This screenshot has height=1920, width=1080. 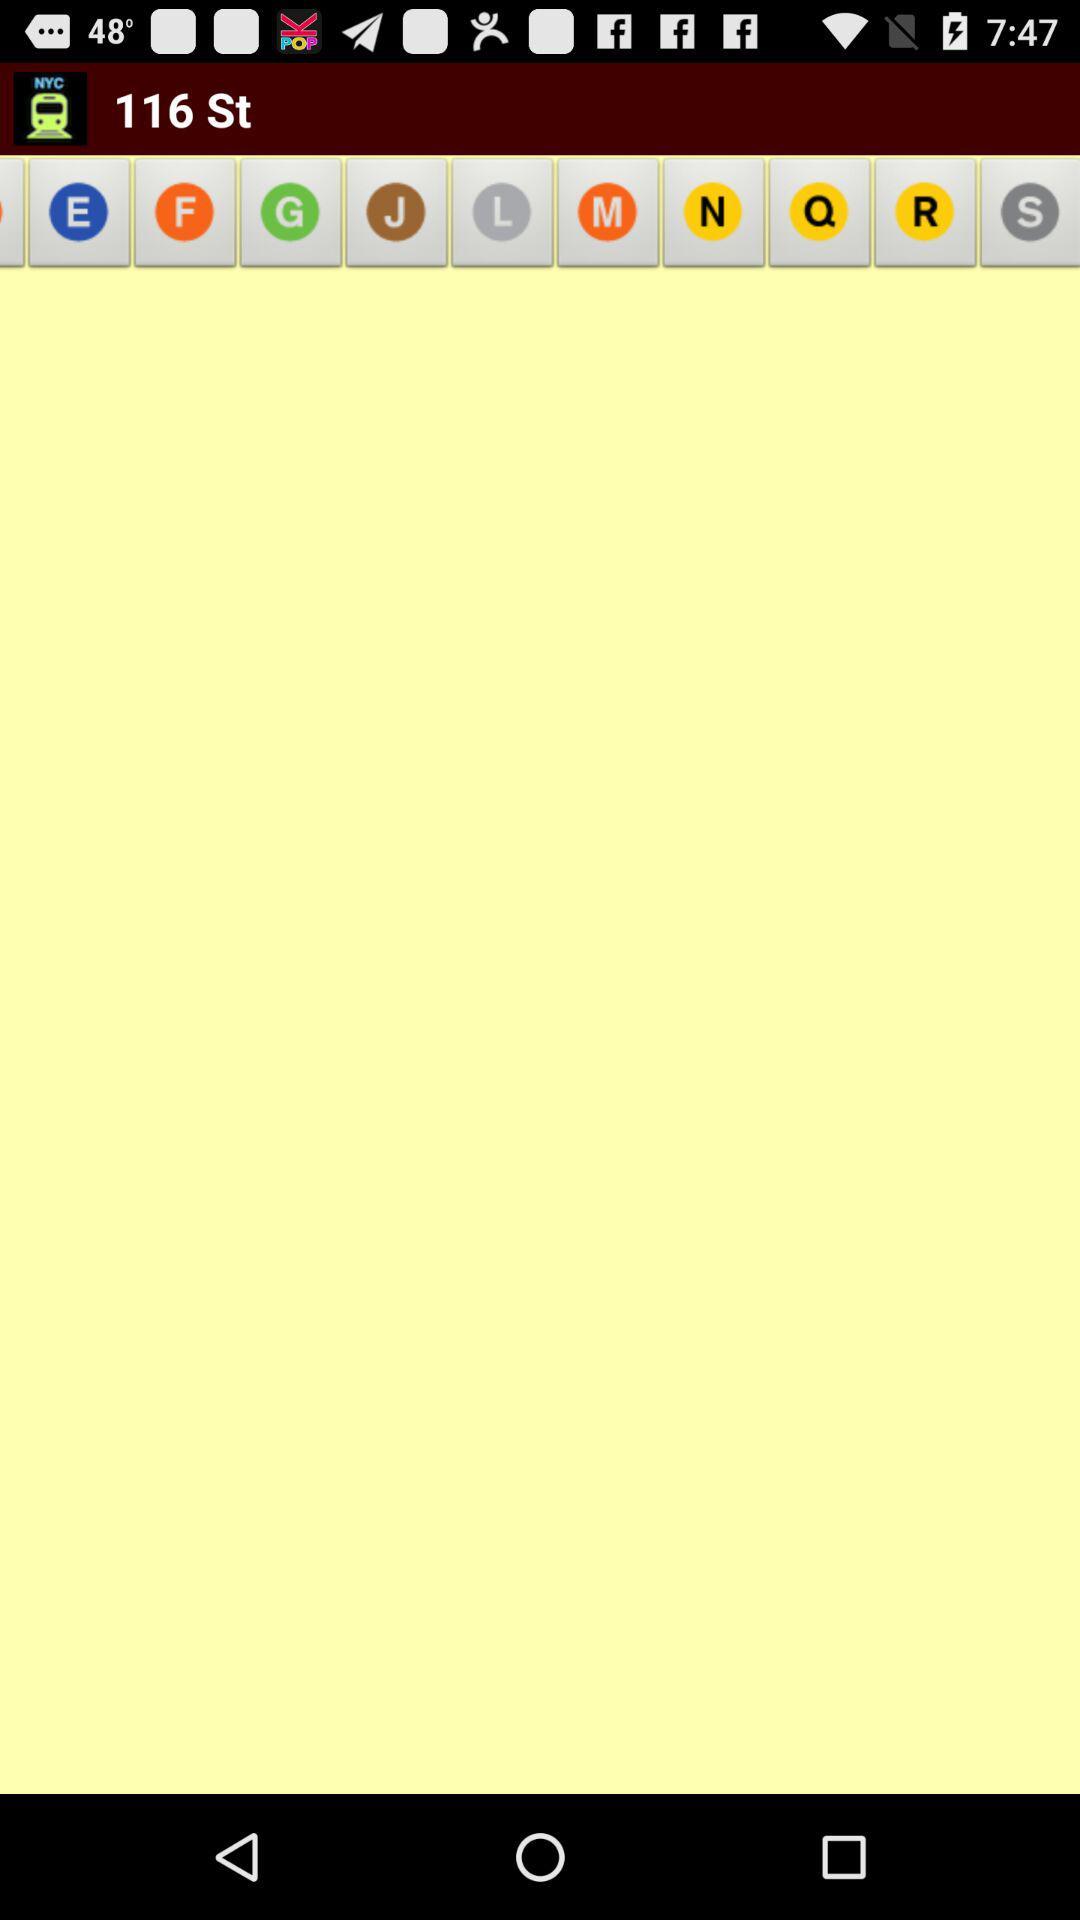 What do you see at coordinates (501, 233) in the screenshot?
I see `the time icon` at bounding box center [501, 233].